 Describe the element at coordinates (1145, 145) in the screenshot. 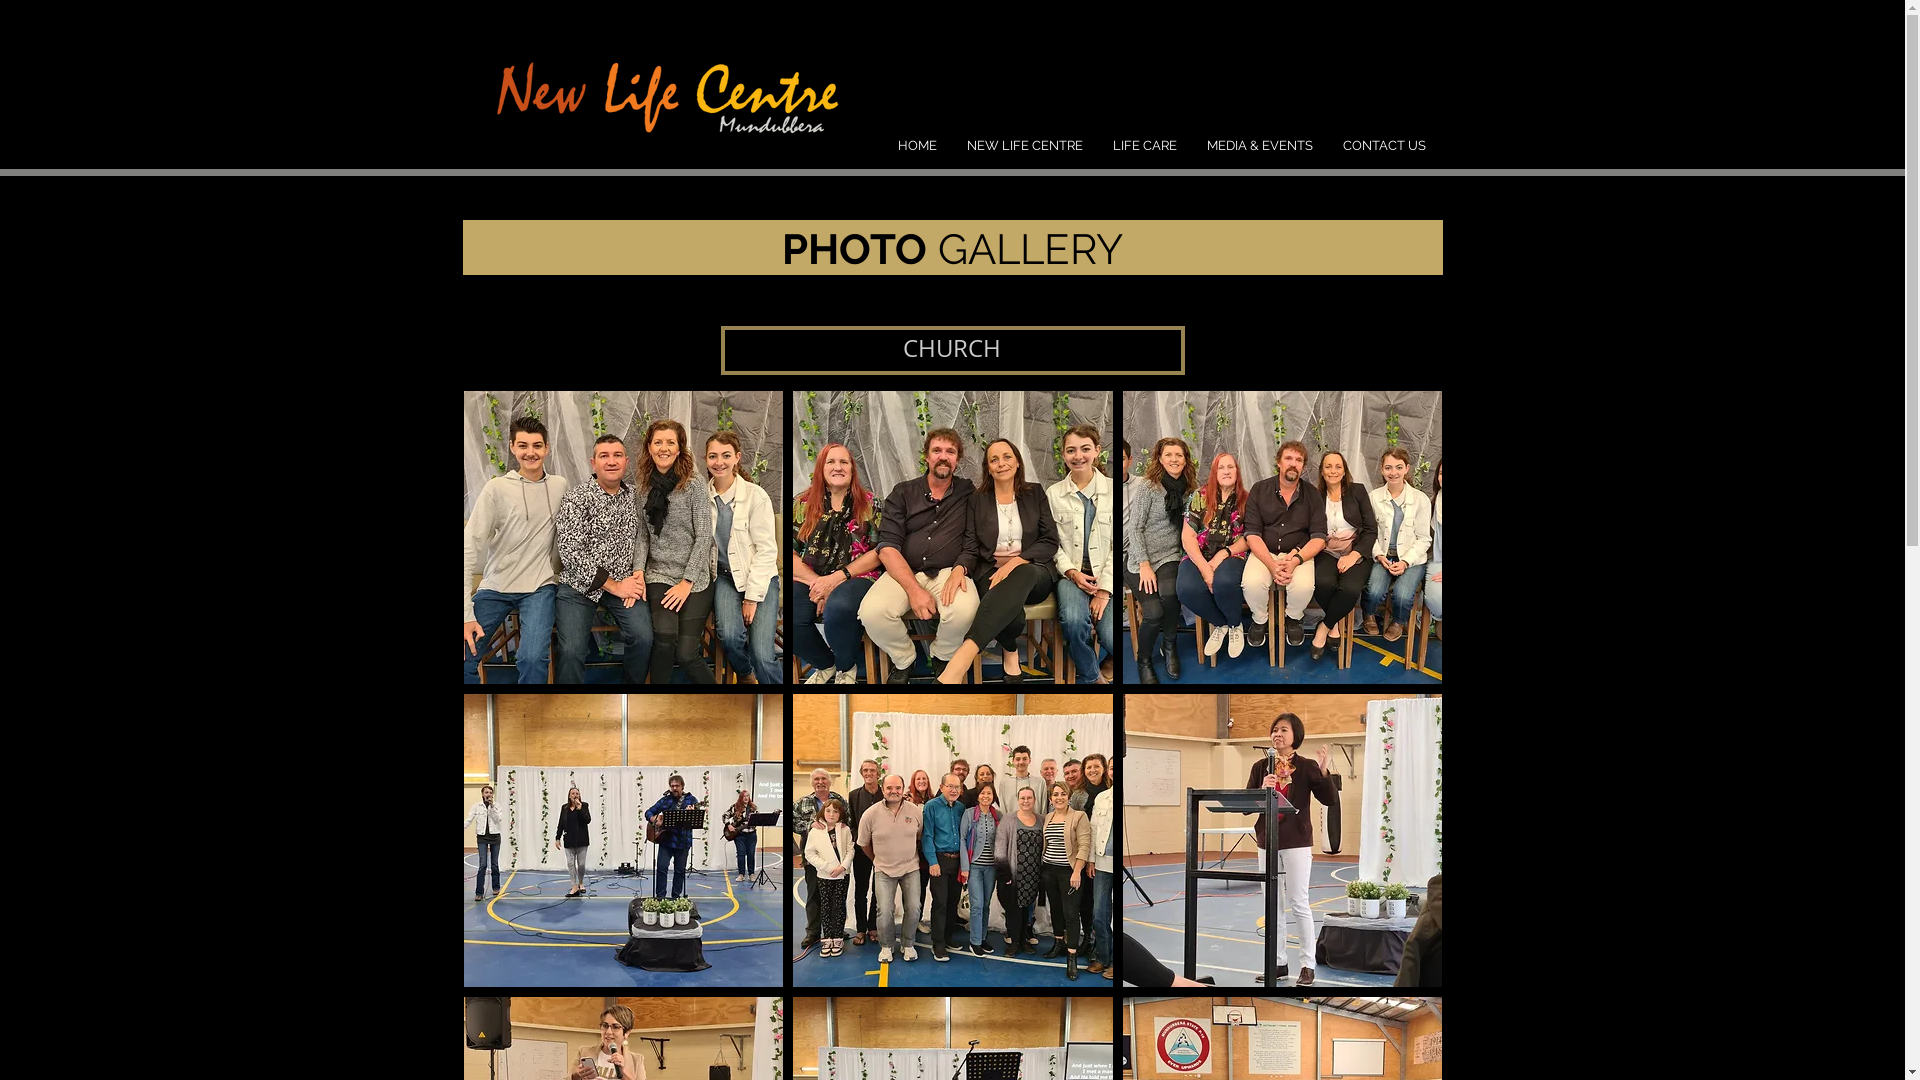

I see `'LIFE CARE'` at that location.